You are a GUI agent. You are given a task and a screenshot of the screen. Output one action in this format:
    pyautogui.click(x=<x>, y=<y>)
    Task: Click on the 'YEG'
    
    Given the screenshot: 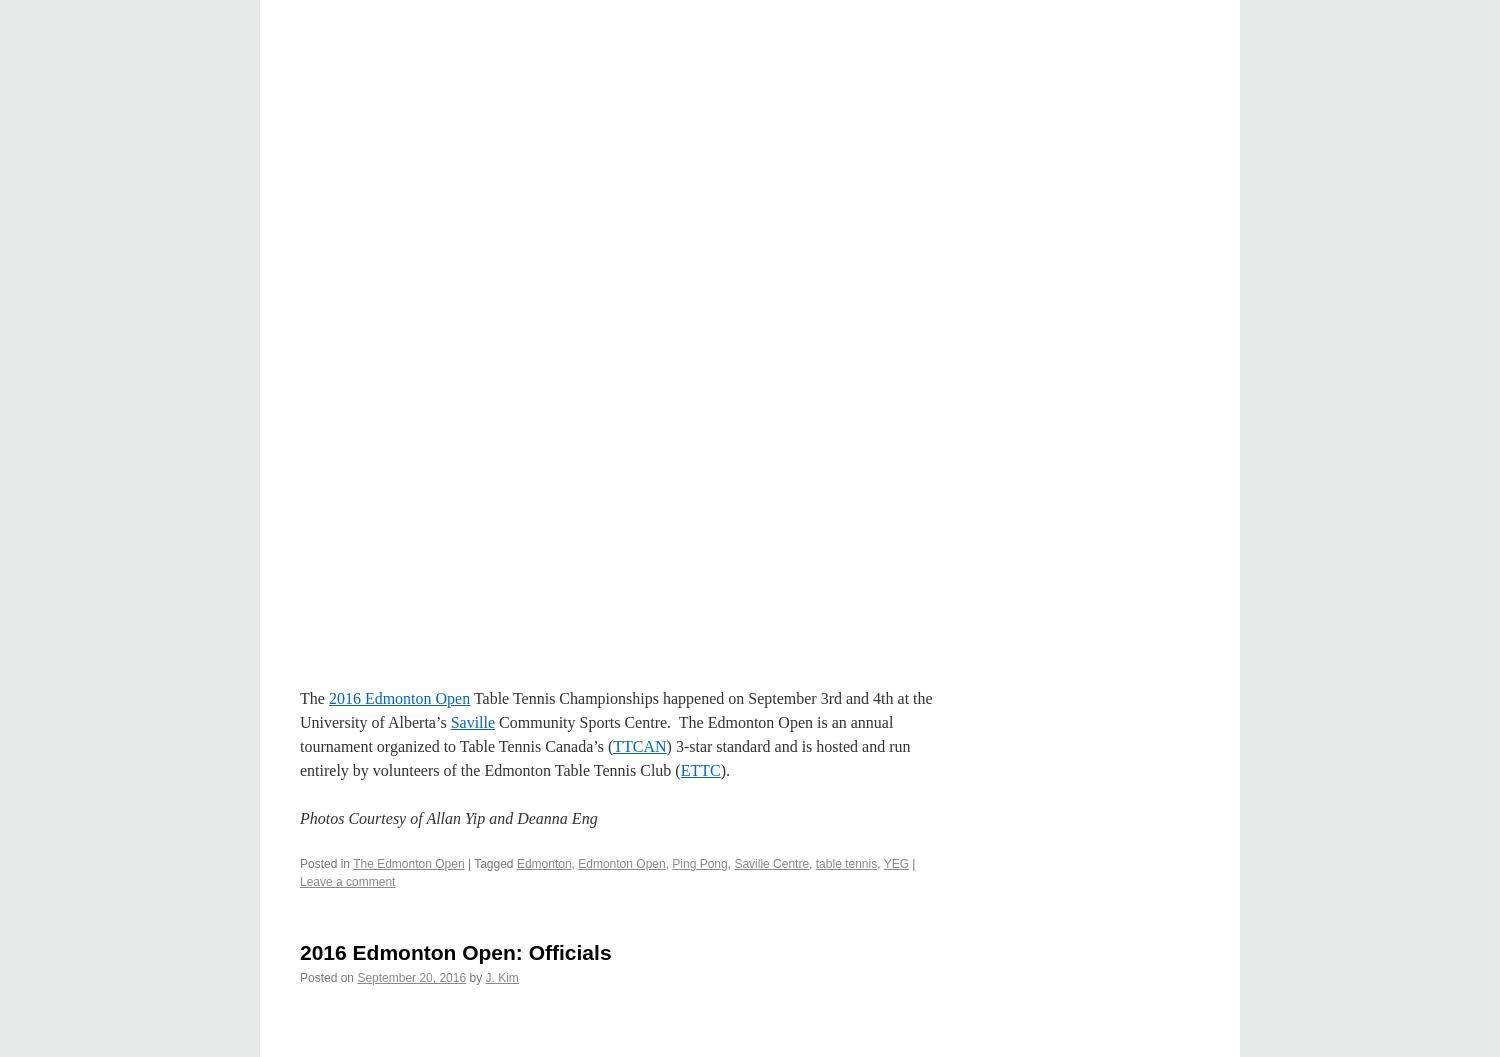 What is the action you would take?
    pyautogui.click(x=895, y=862)
    